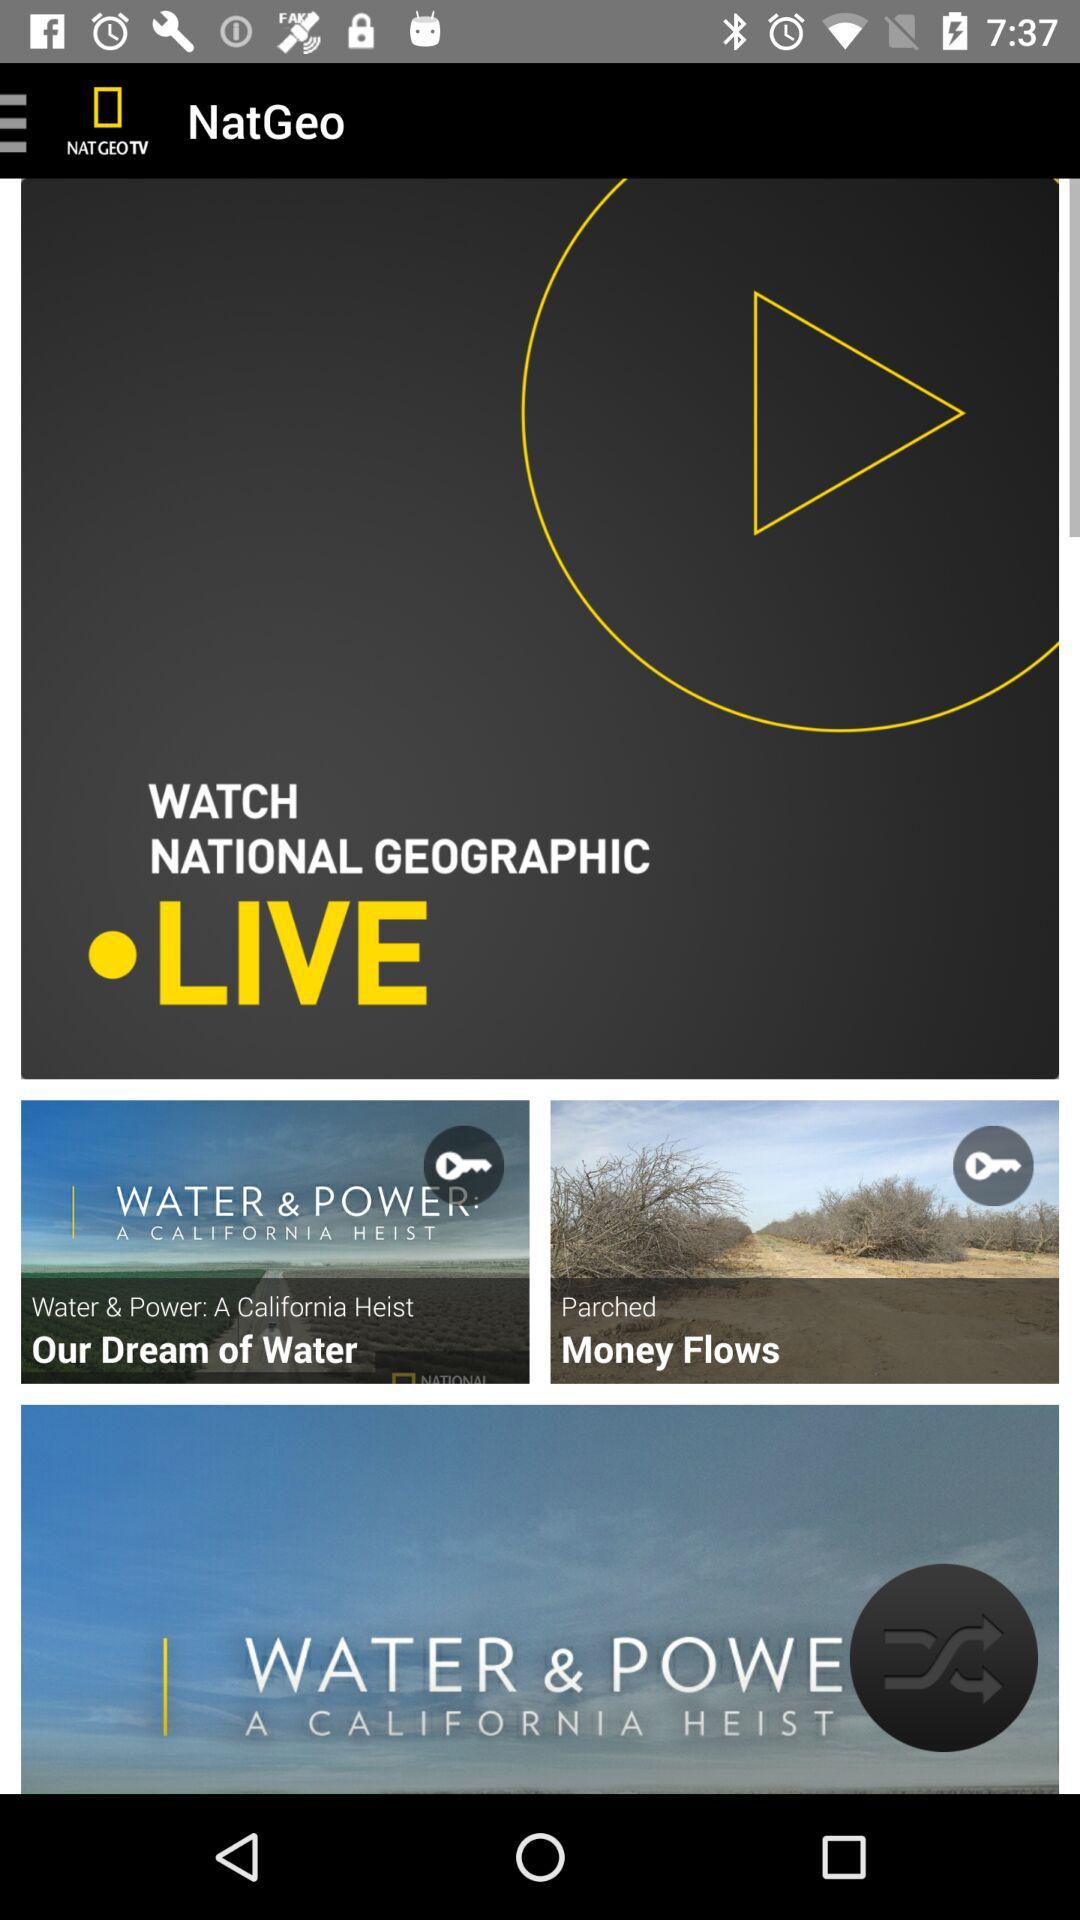 The height and width of the screenshot is (1920, 1080). What do you see at coordinates (275, 1241) in the screenshot?
I see `sends to the image article` at bounding box center [275, 1241].